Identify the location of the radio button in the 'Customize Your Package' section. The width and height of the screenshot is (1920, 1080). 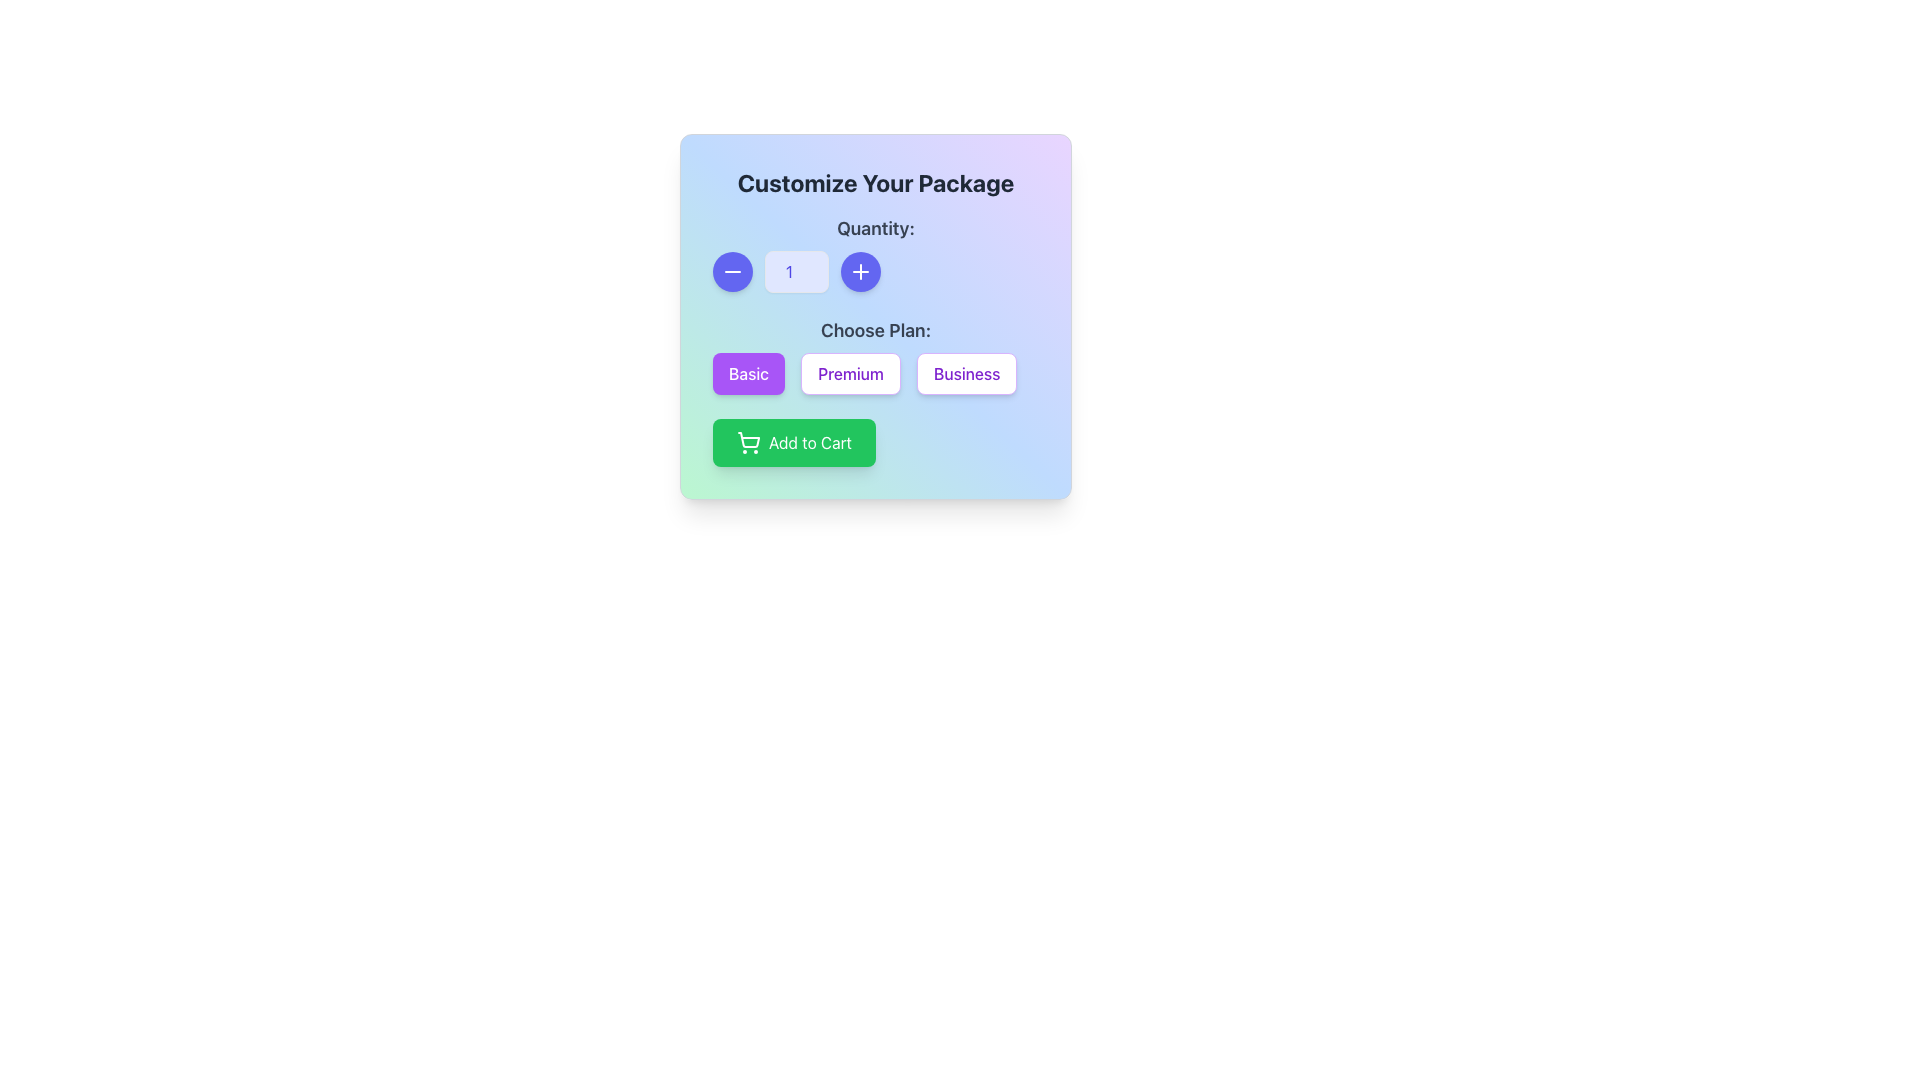
(875, 354).